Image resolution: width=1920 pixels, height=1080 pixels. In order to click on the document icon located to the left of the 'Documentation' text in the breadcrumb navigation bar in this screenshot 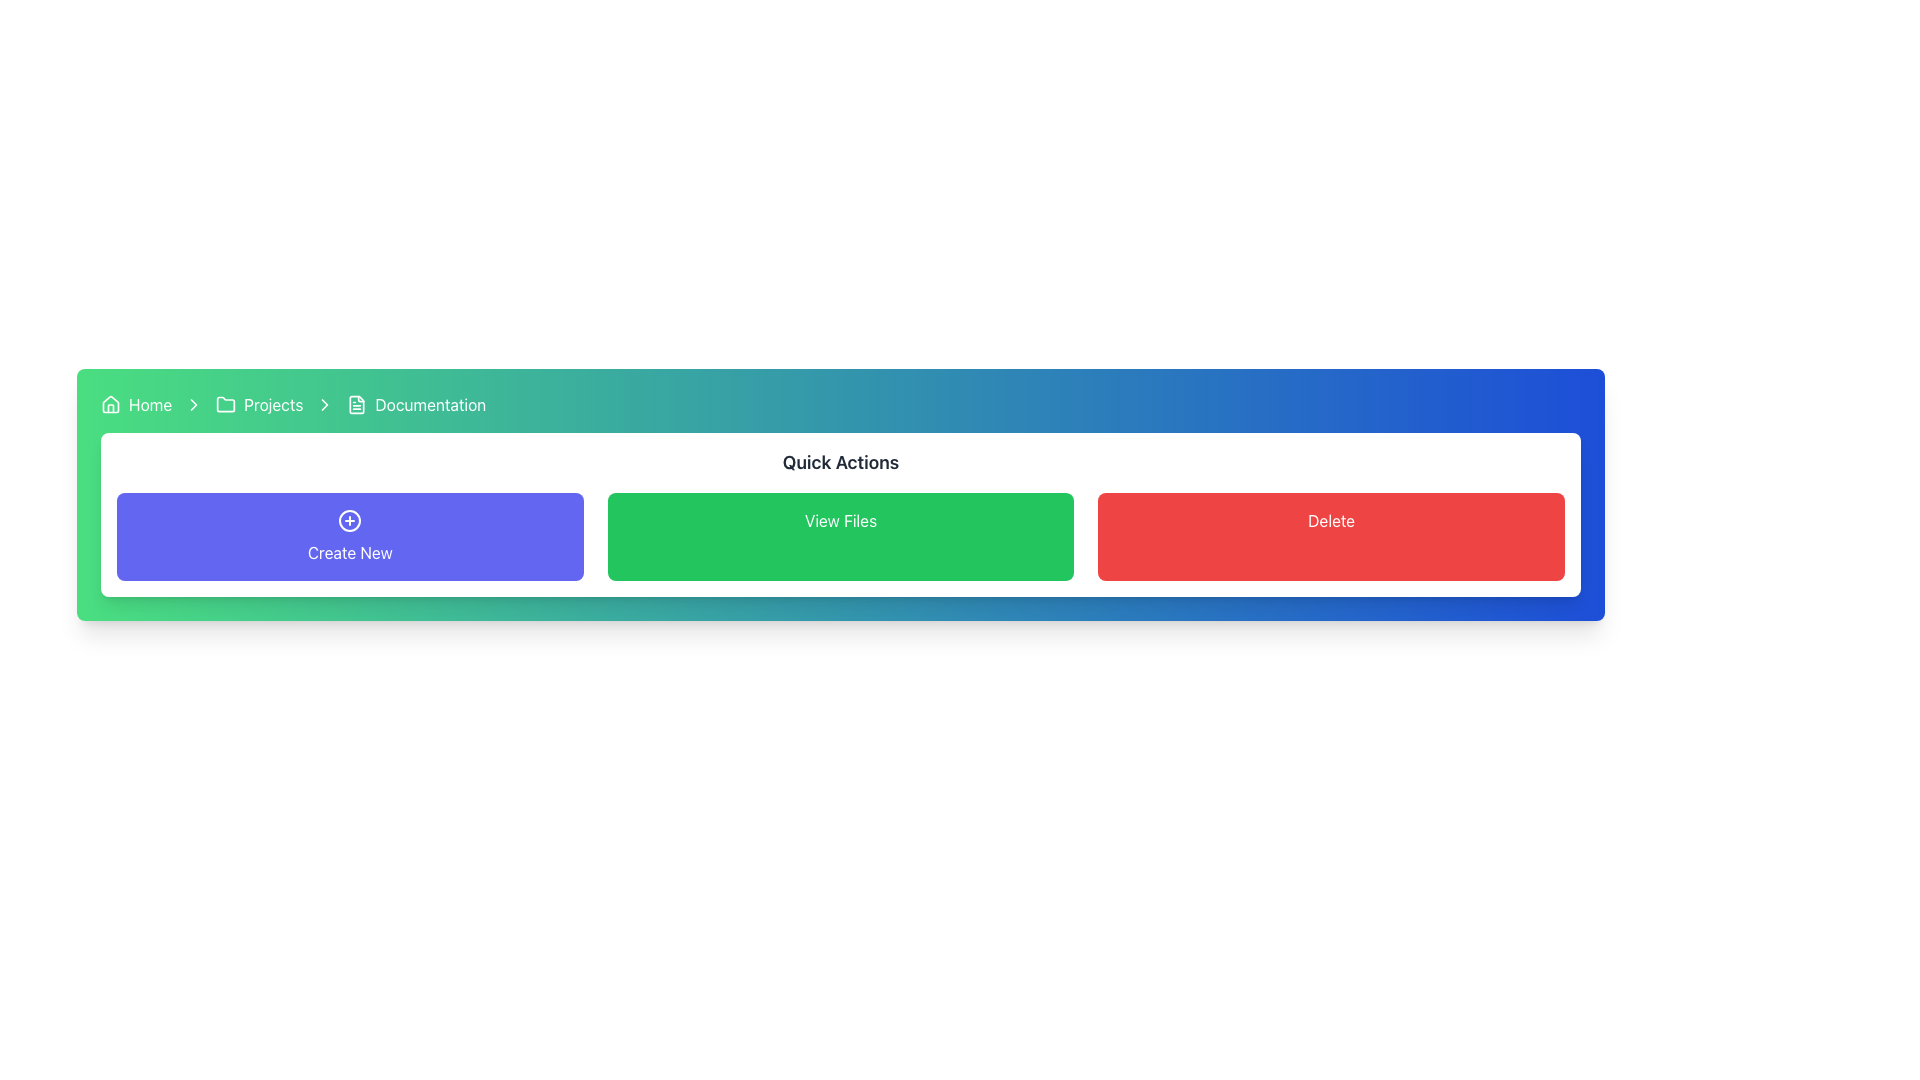, I will do `click(357, 405)`.